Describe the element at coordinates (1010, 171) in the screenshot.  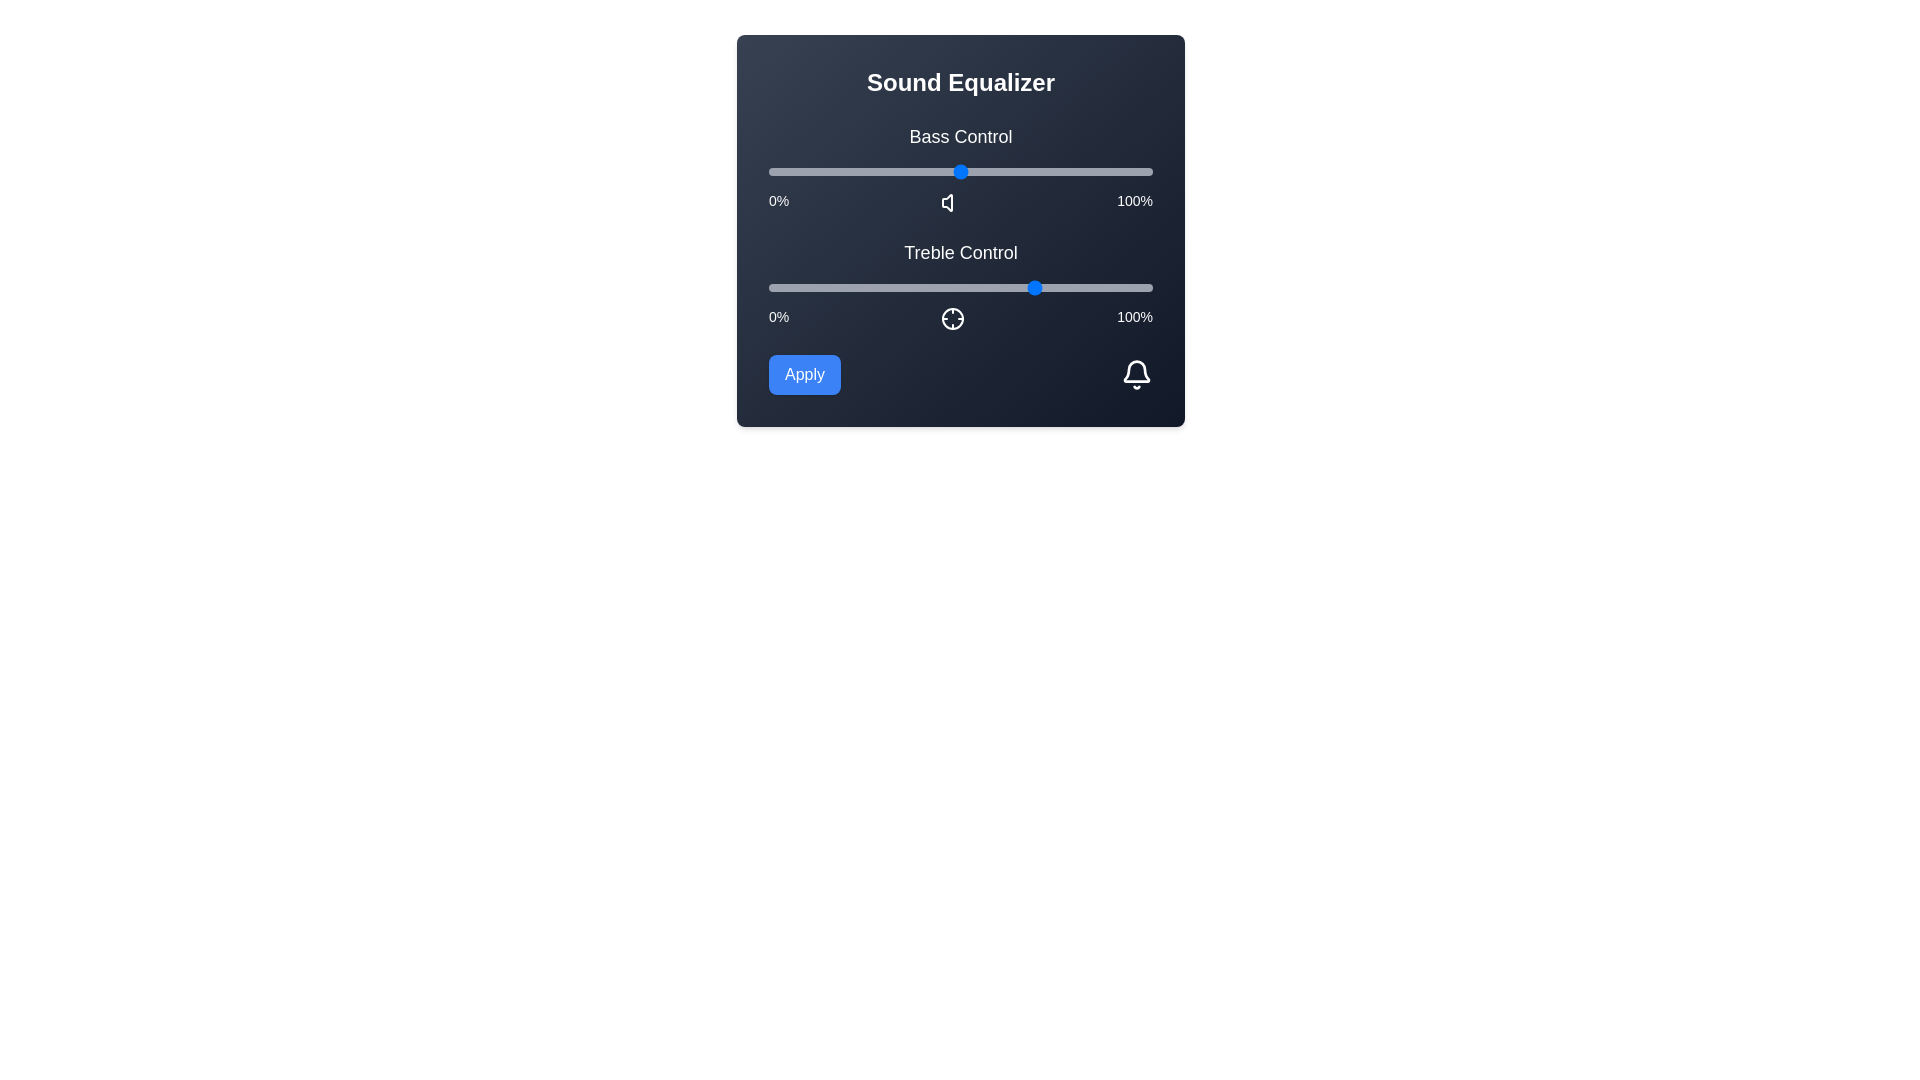
I see `the bass control slider to 63%` at that location.